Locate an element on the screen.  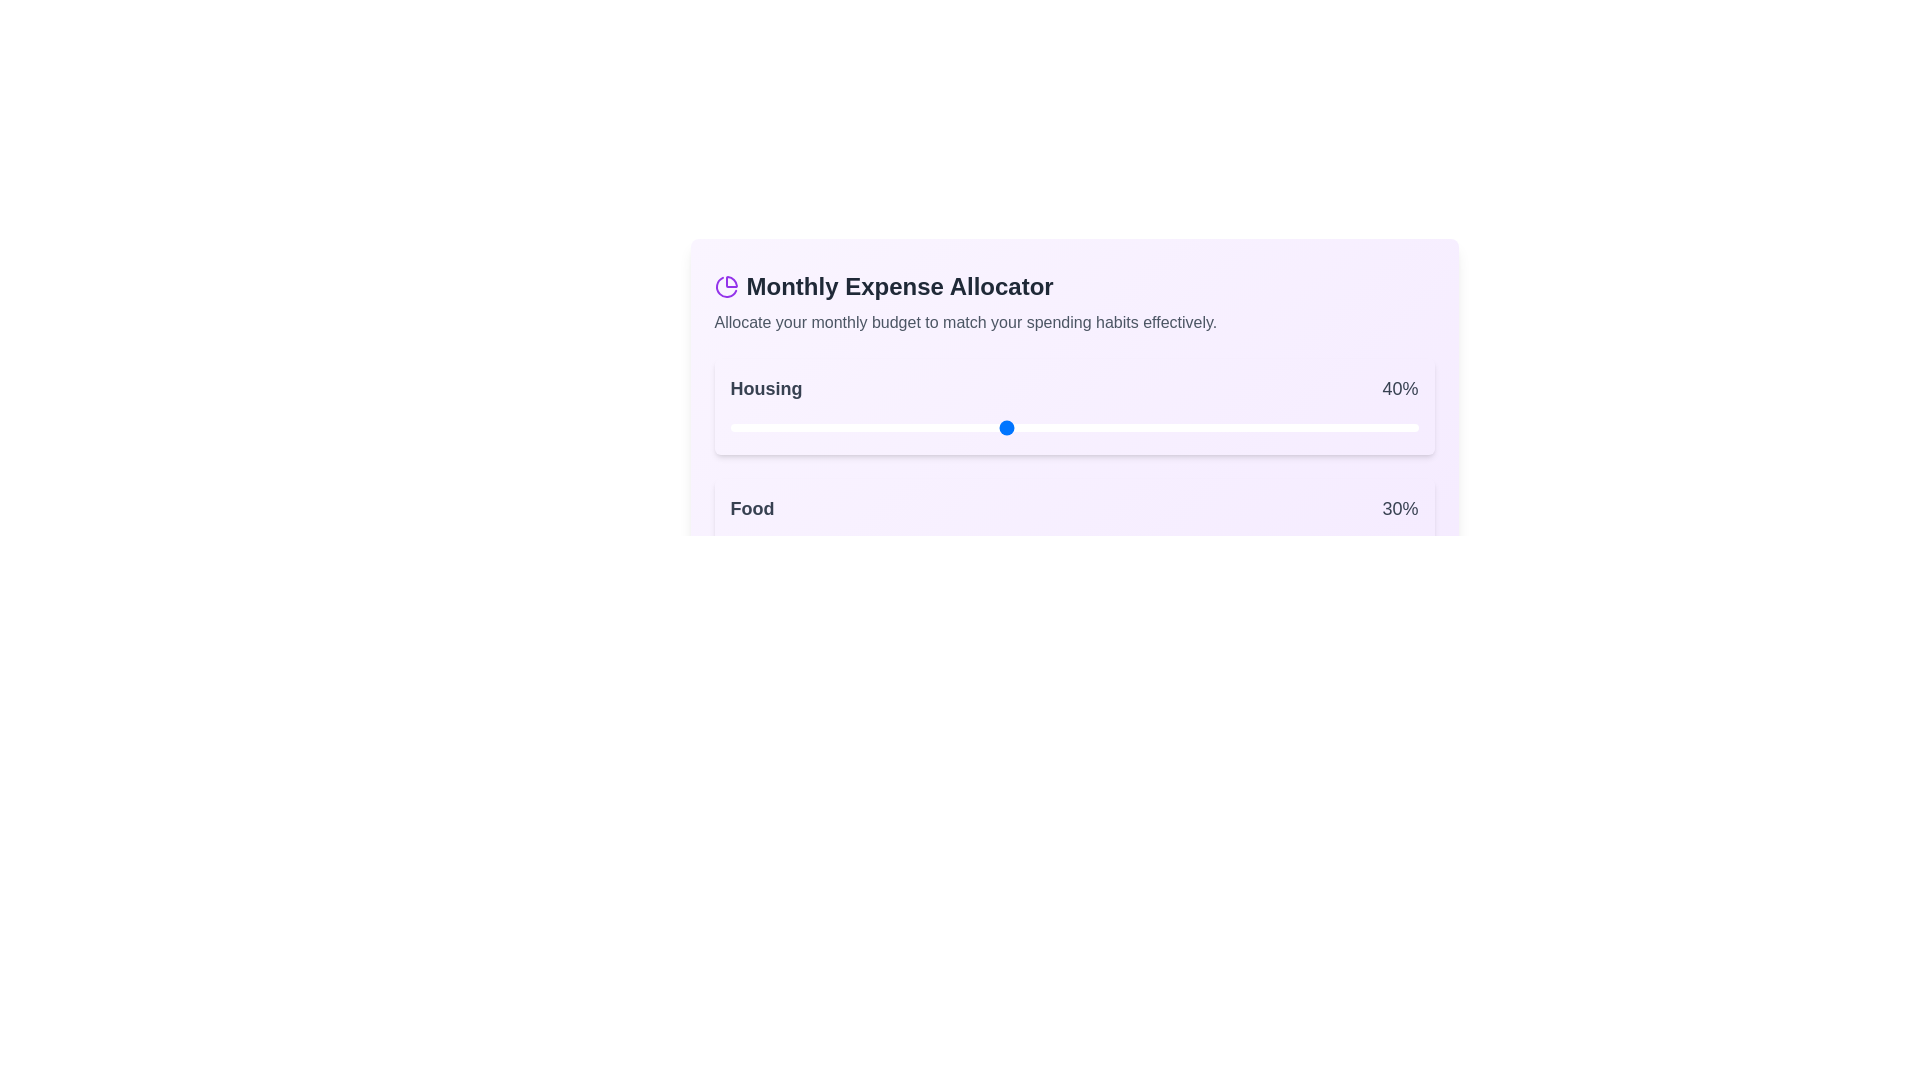
the value of the 'Housing' percentage slider is located at coordinates (1356, 427).